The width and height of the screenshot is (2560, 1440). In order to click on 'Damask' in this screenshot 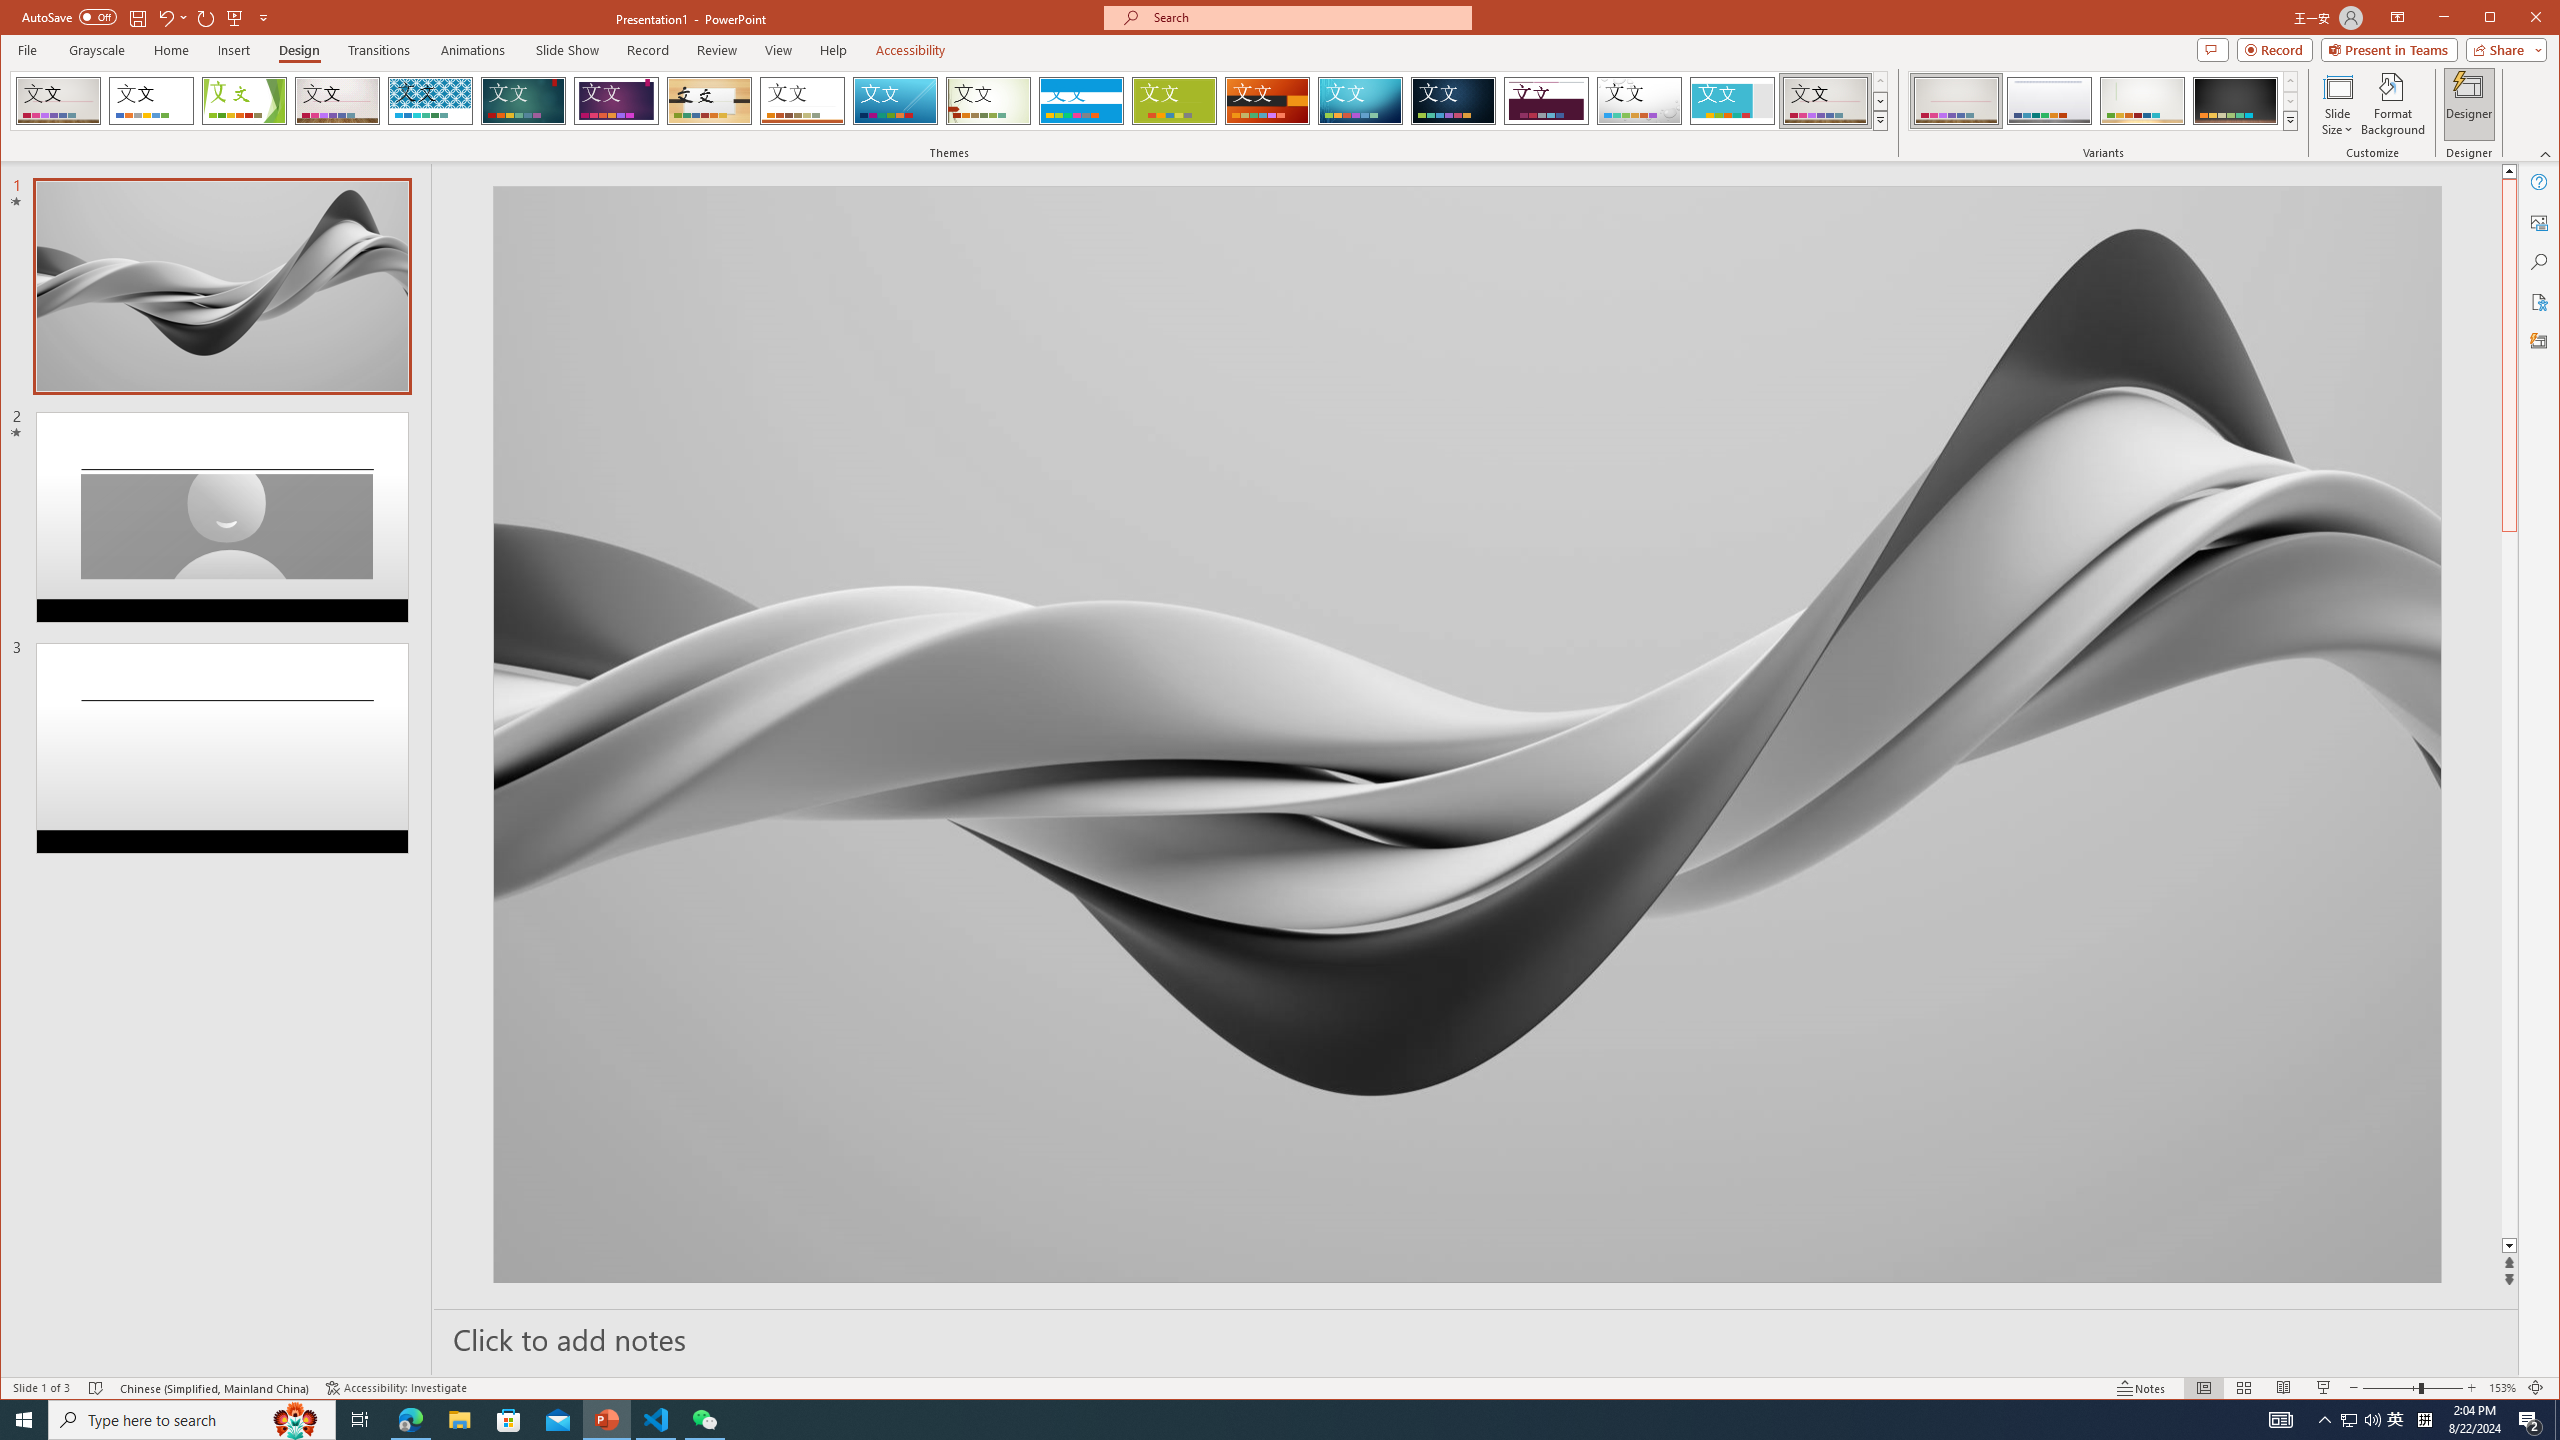, I will do `click(1454, 100)`.